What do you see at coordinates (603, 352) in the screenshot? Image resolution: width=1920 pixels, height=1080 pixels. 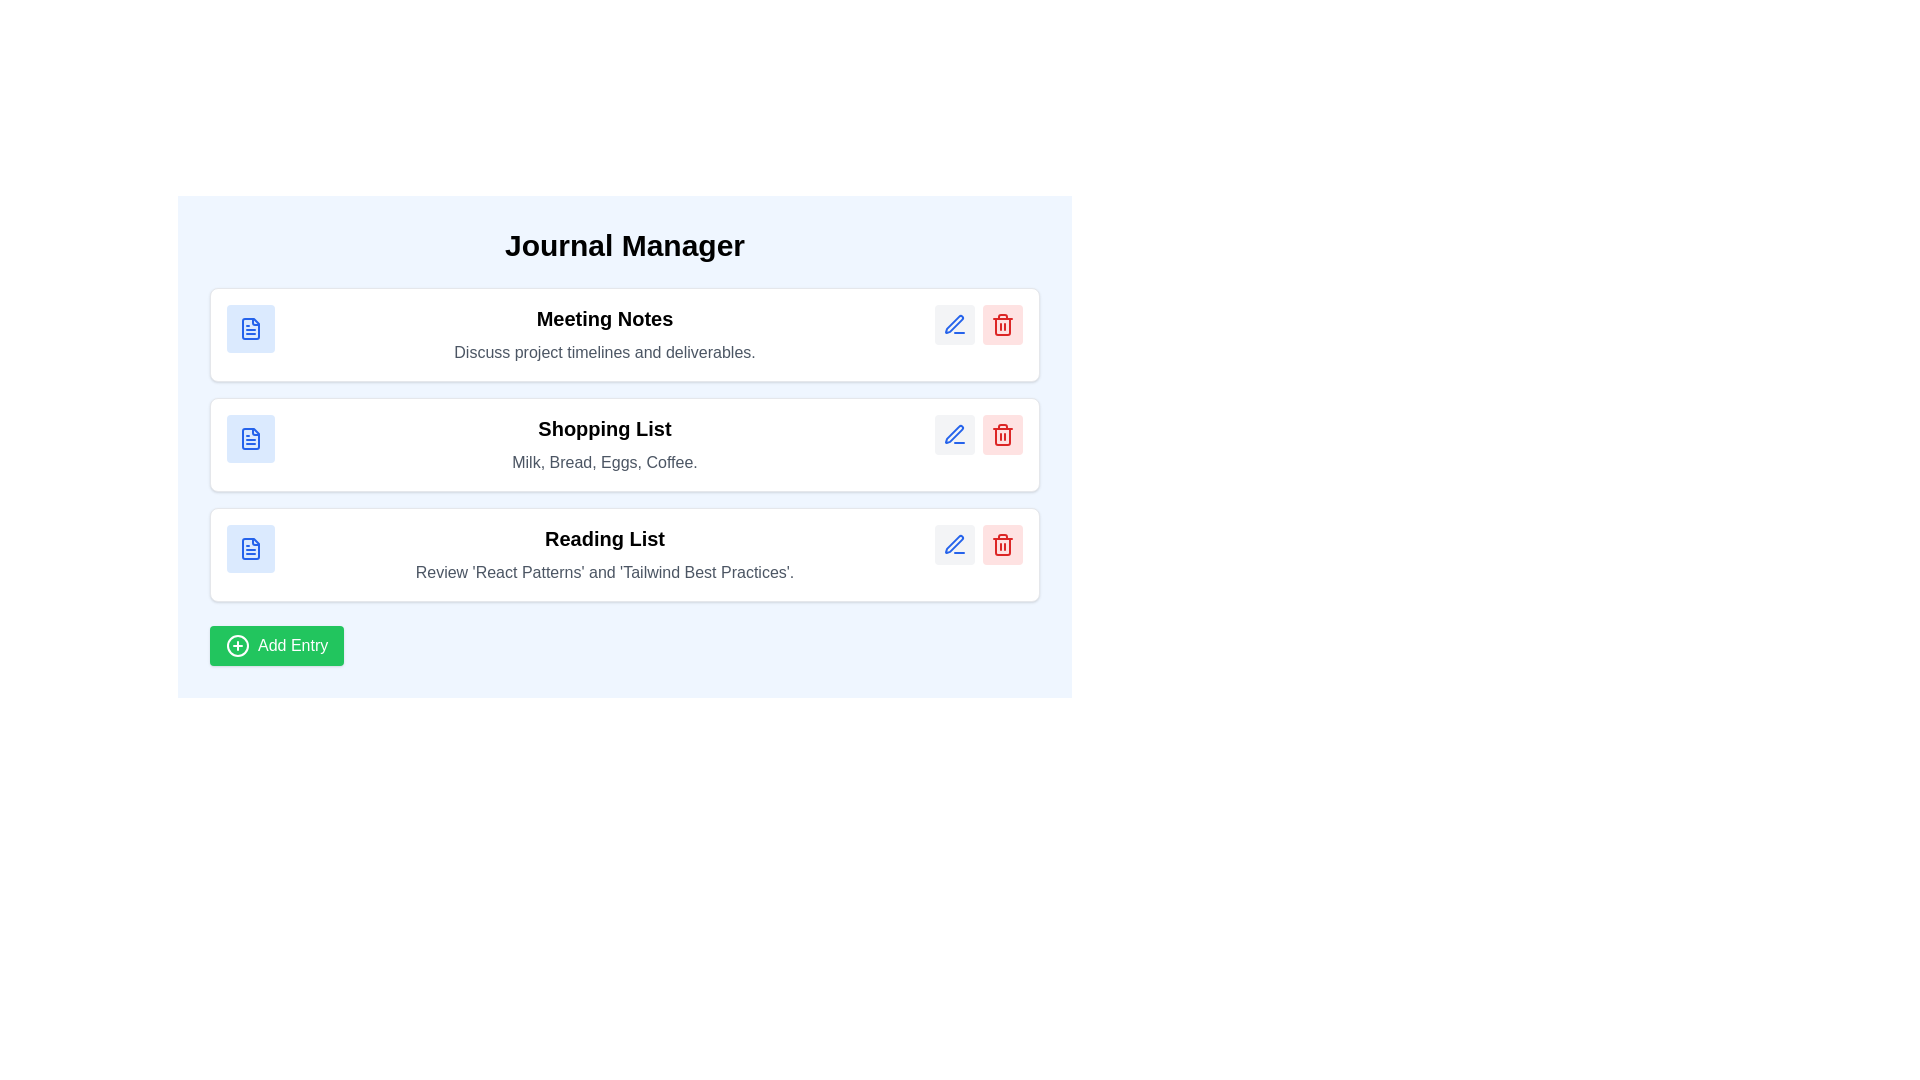 I see `the text label that contains 'Discuss project timelines and deliverables.' positioned below the title 'Meeting Notes' in the list` at bounding box center [603, 352].